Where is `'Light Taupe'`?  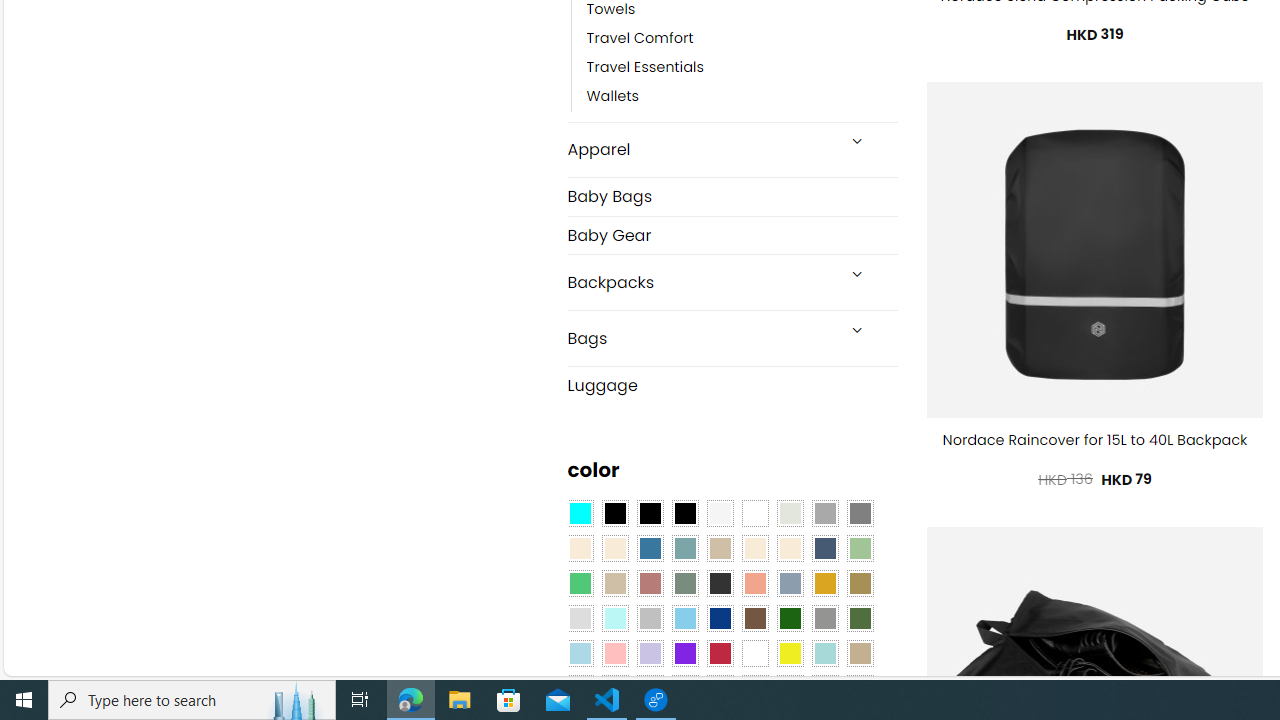
'Light Taupe' is located at coordinates (614, 583).